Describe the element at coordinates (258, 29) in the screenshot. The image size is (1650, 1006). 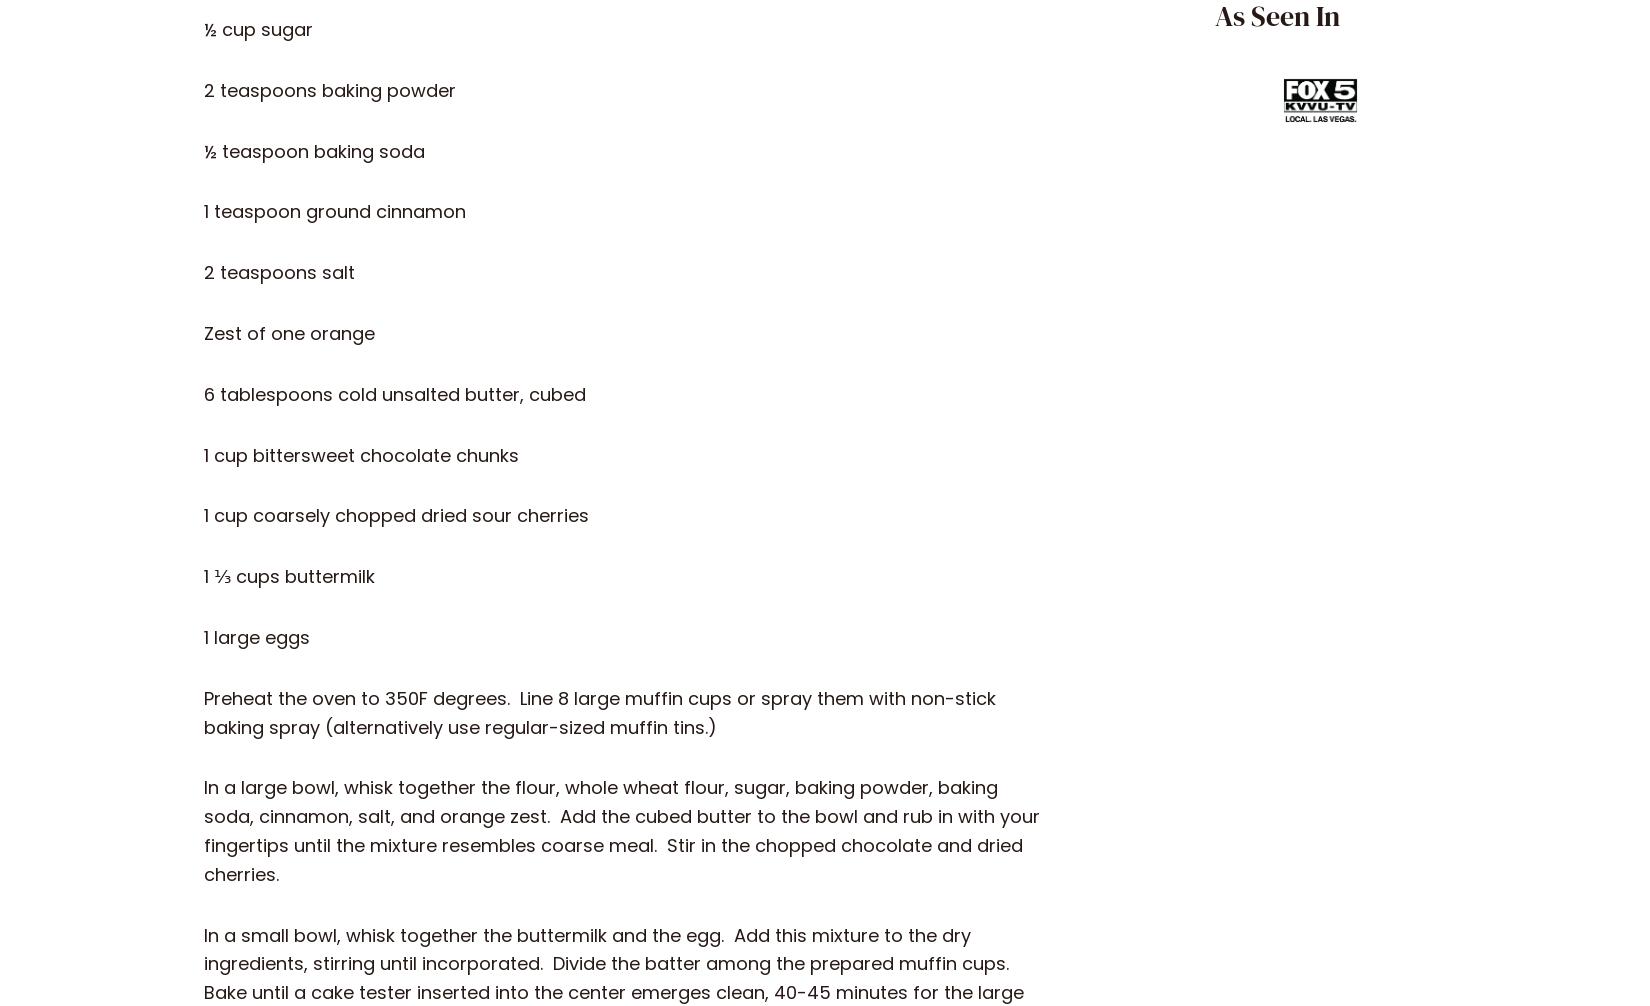
I see `'½ cup sugar'` at that location.